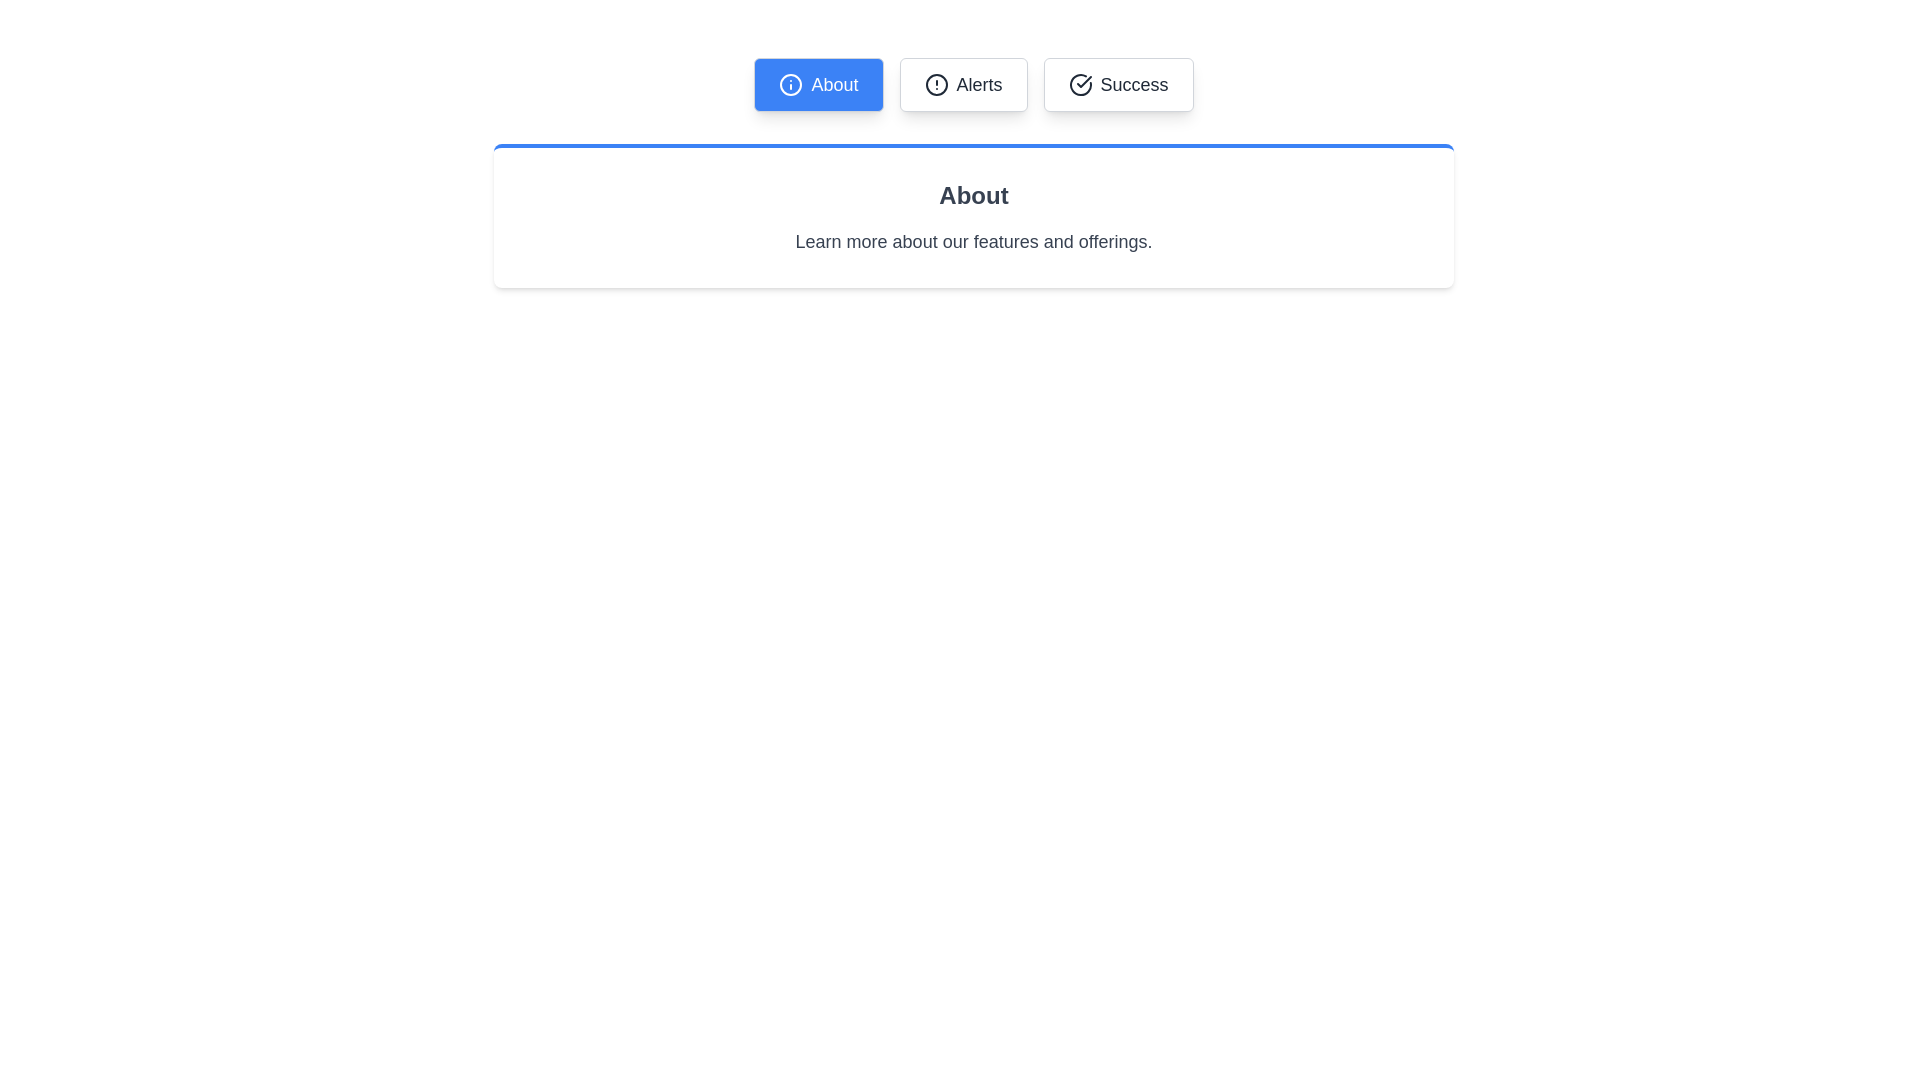  What do you see at coordinates (790, 83) in the screenshot?
I see `information icon located inside the 'About' button at the top left corner of the button row to view its details` at bounding box center [790, 83].